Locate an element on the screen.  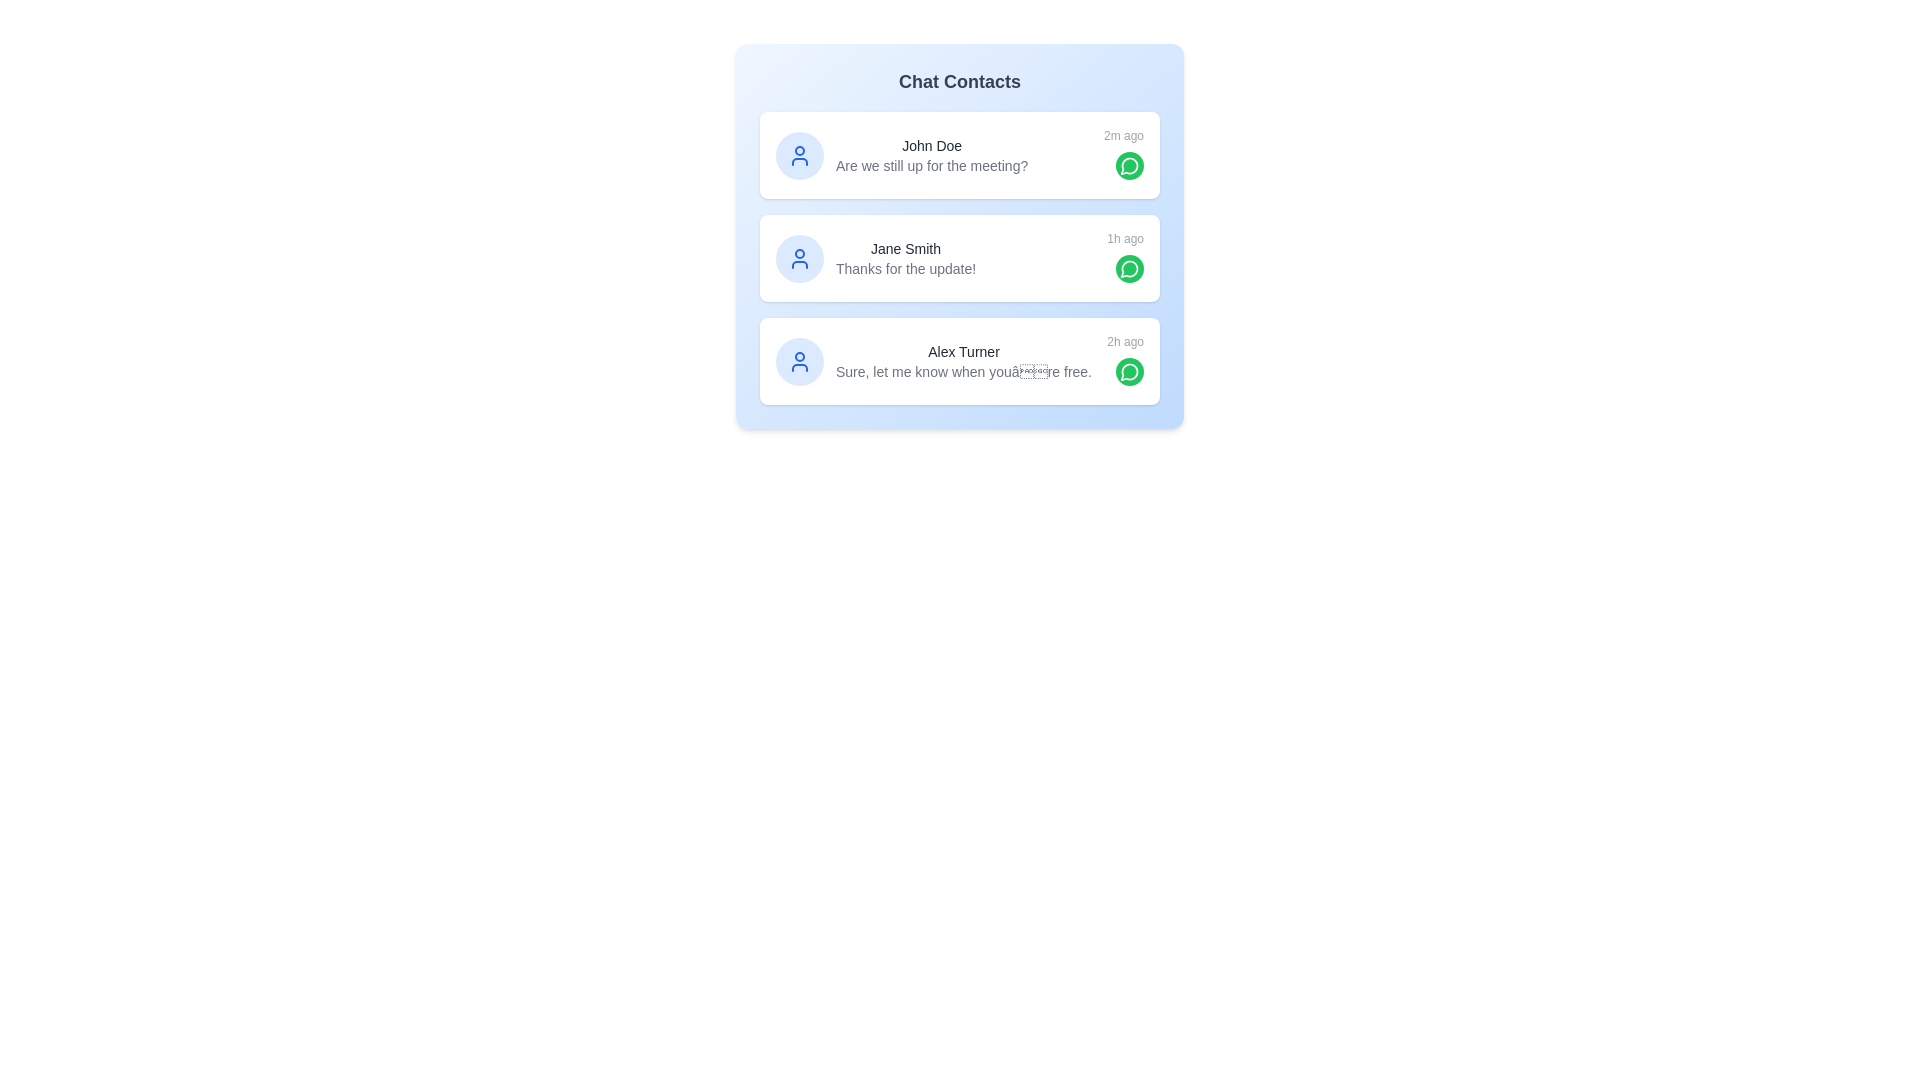
the chat button for Alex Turner to open their chat interface is located at coordinates (1129, 371).